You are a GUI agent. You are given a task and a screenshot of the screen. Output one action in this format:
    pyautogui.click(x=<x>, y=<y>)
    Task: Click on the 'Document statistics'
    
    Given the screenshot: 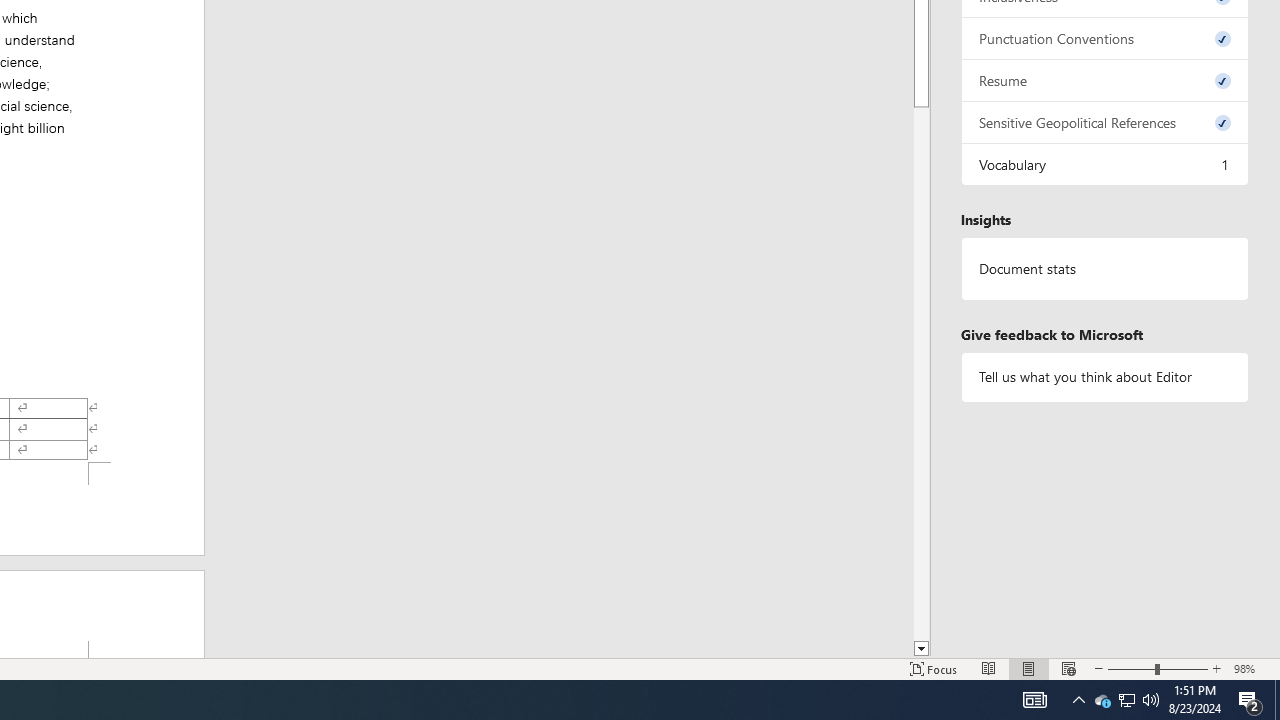 What is the action you would take?
    pyautogui.click(x=1104, y=268)
    